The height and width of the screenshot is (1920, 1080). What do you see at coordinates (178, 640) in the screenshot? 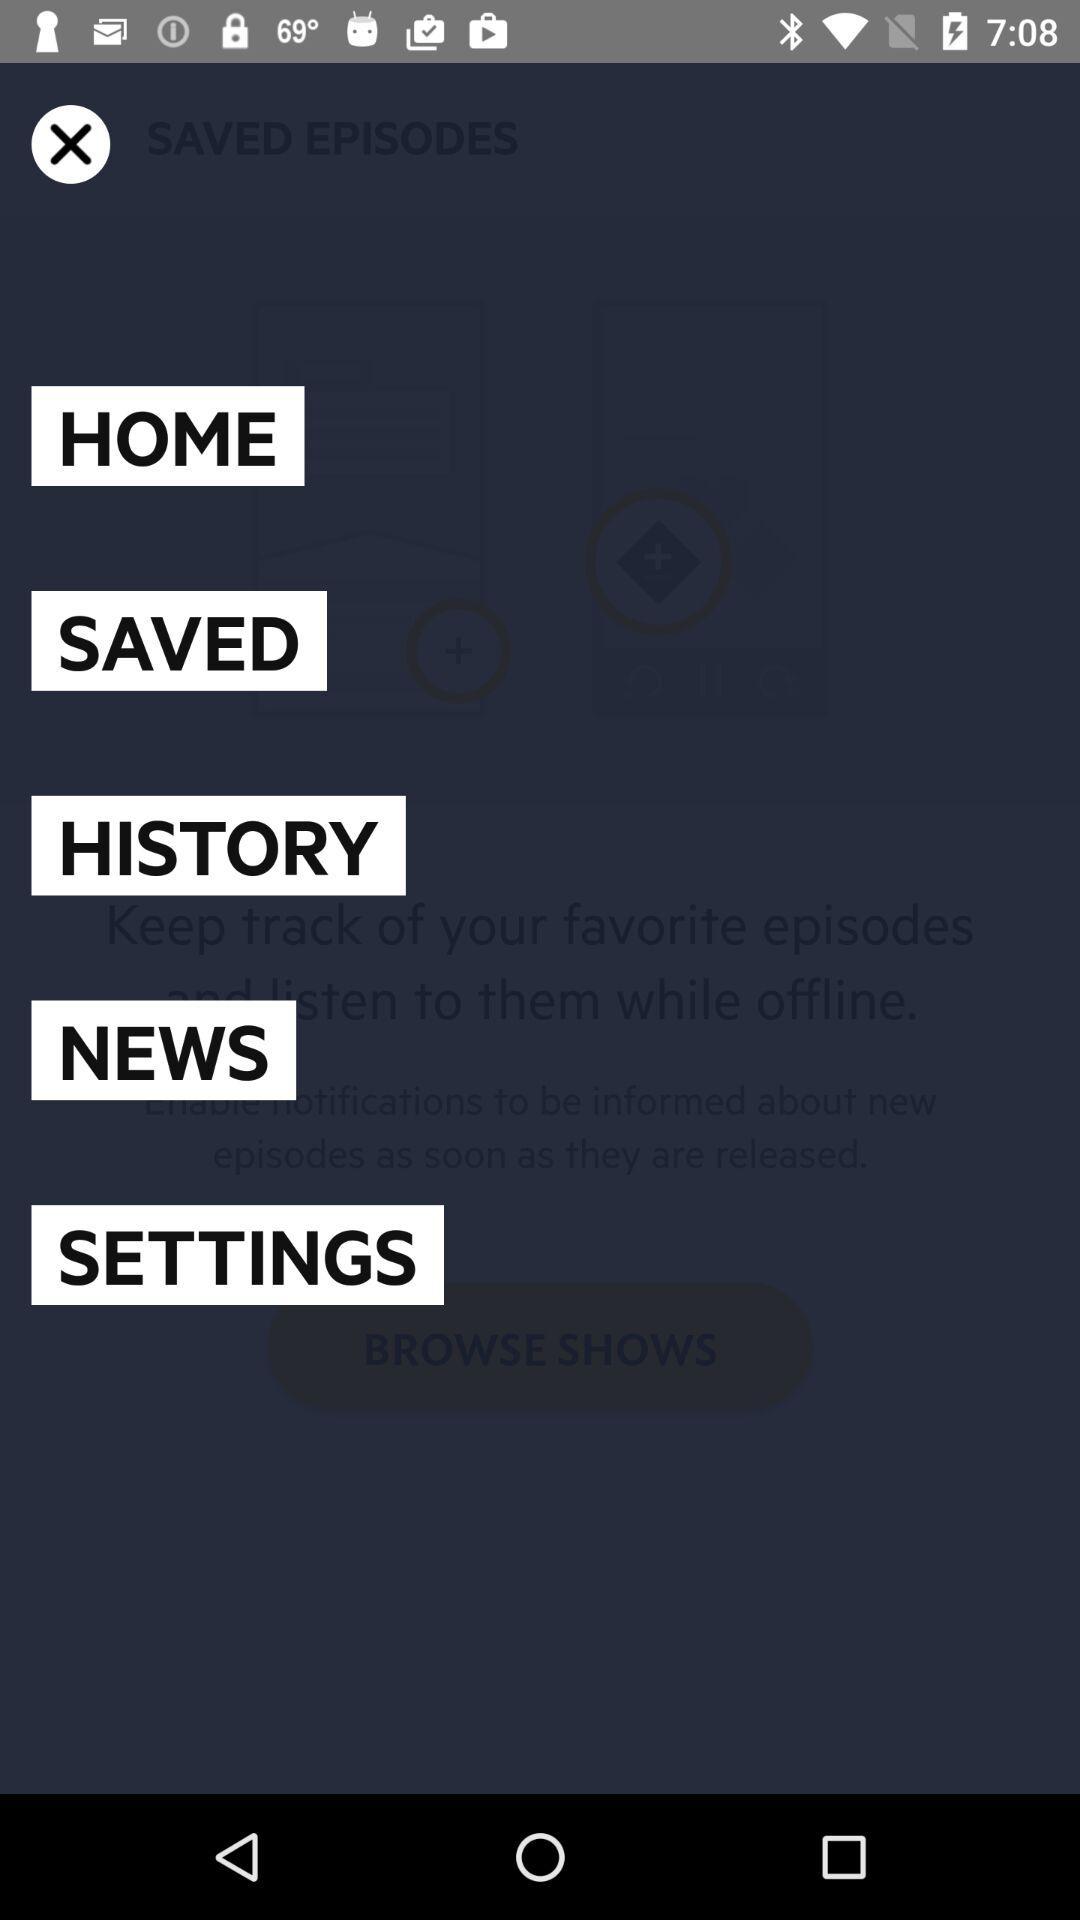
I see `the icon below home` at bounding box center [178, 640].